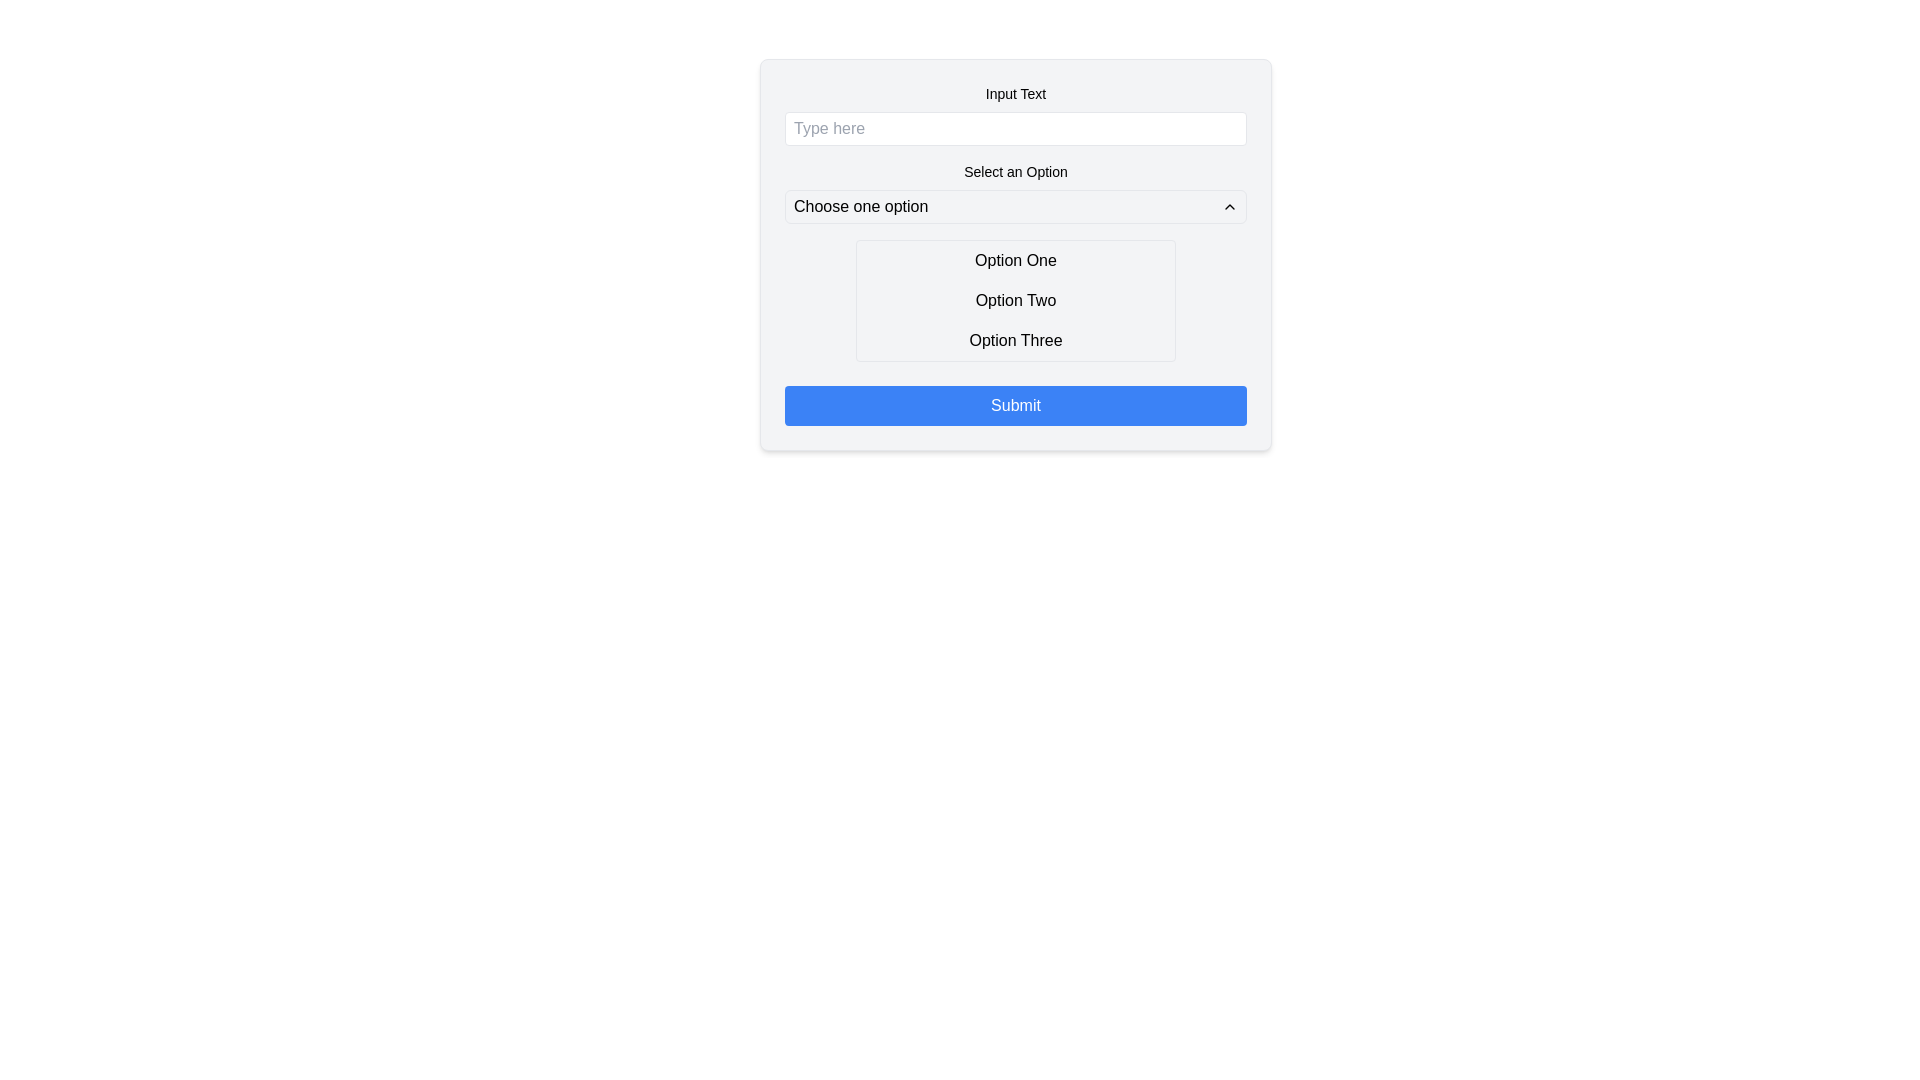 The width and height of the screenshot is (1920, 1080). I want to click on to select 'Option Three' from the dropdown menu, which is the third item in the list, so click(1016, 339).